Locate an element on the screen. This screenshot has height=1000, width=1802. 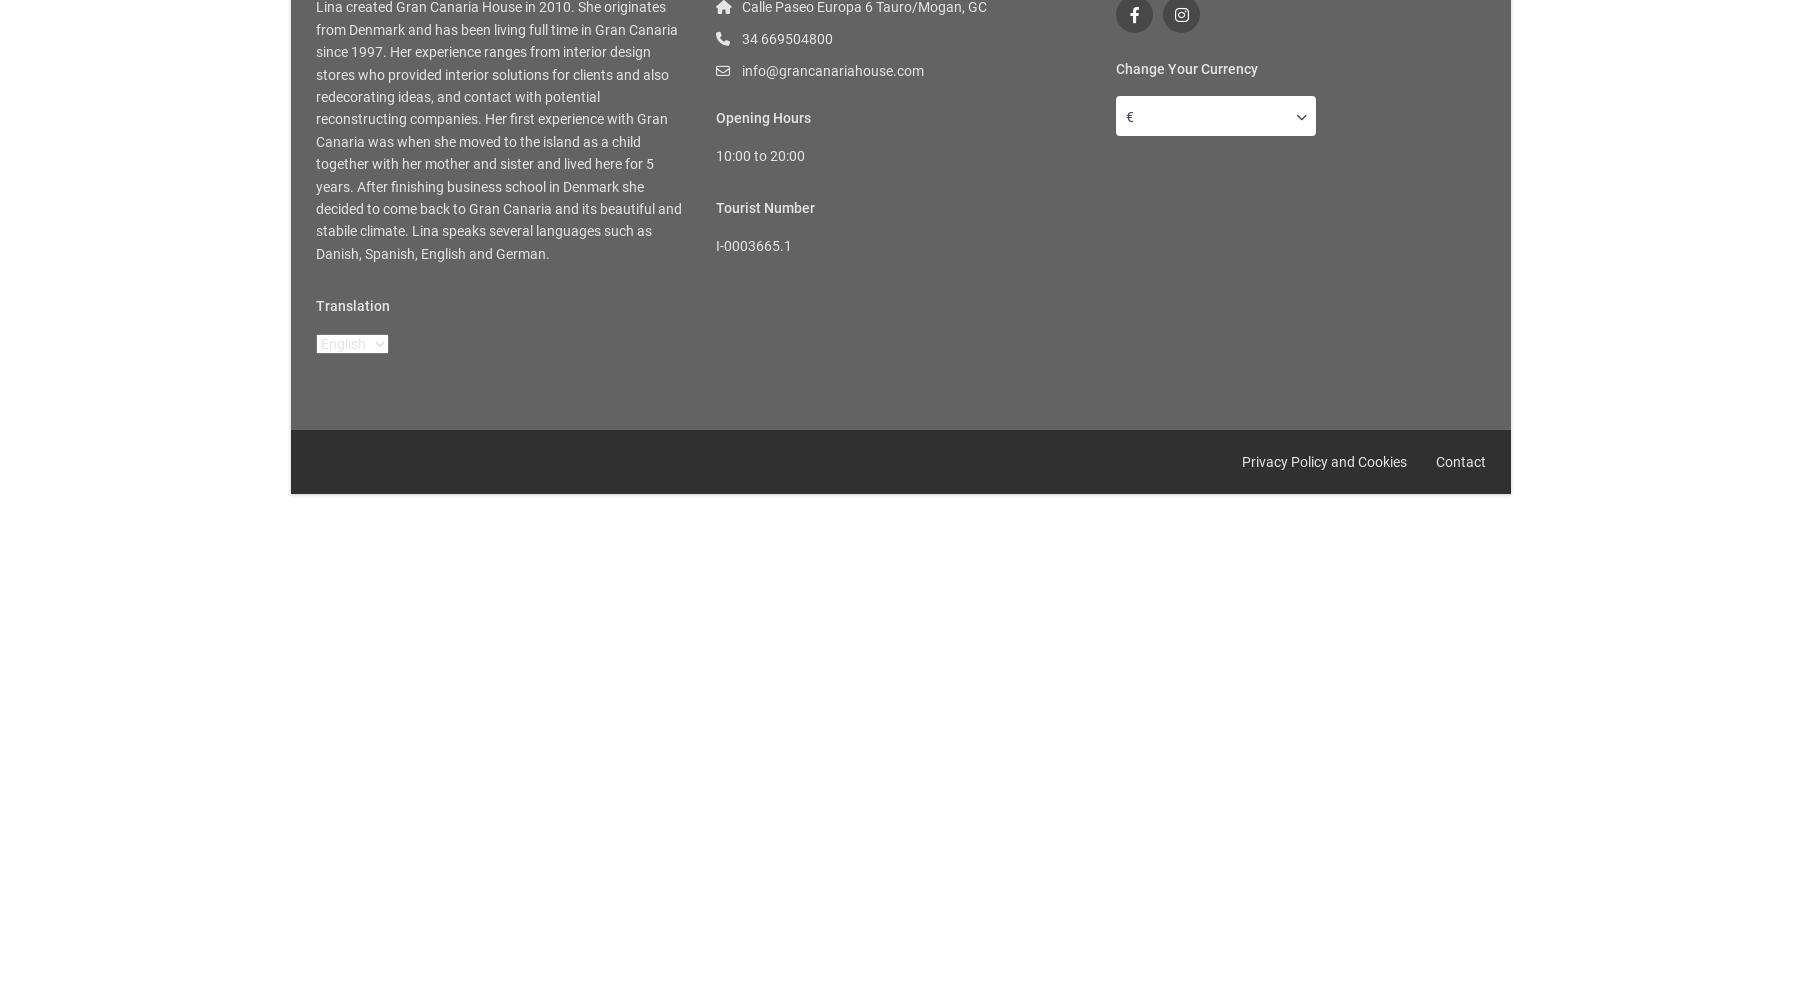
'info@grancanariahouse.com' is located at coordinates (833, 70).